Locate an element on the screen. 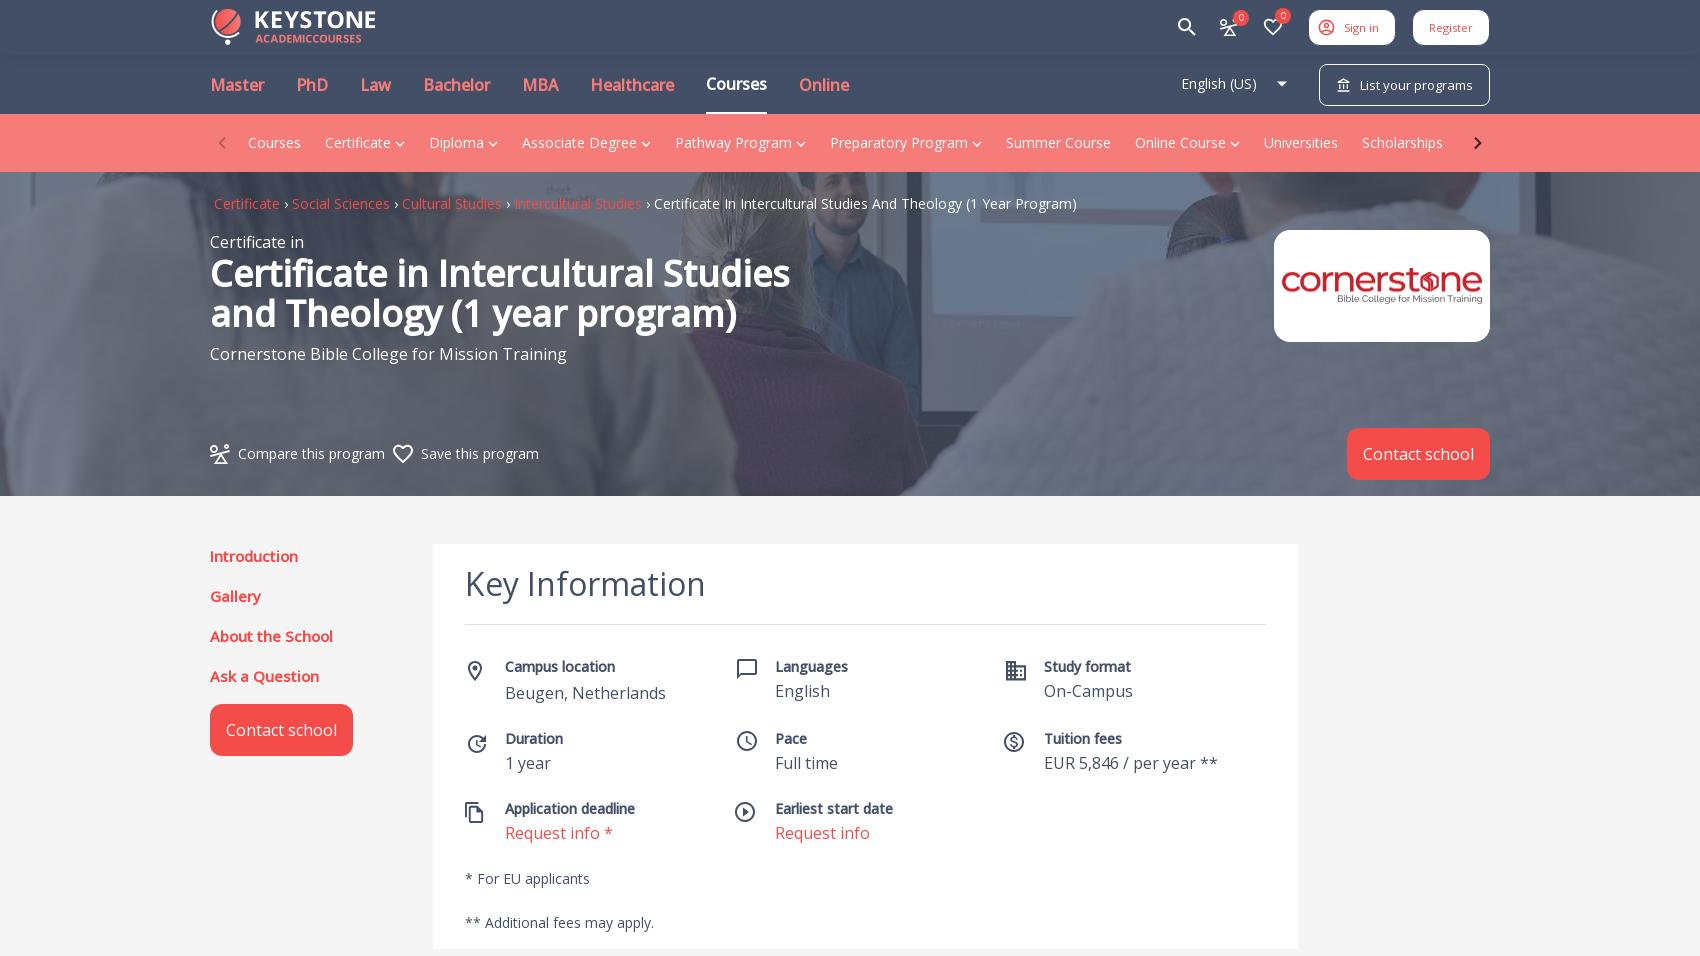  'Bachelor' is located at coordinates (456, 83).